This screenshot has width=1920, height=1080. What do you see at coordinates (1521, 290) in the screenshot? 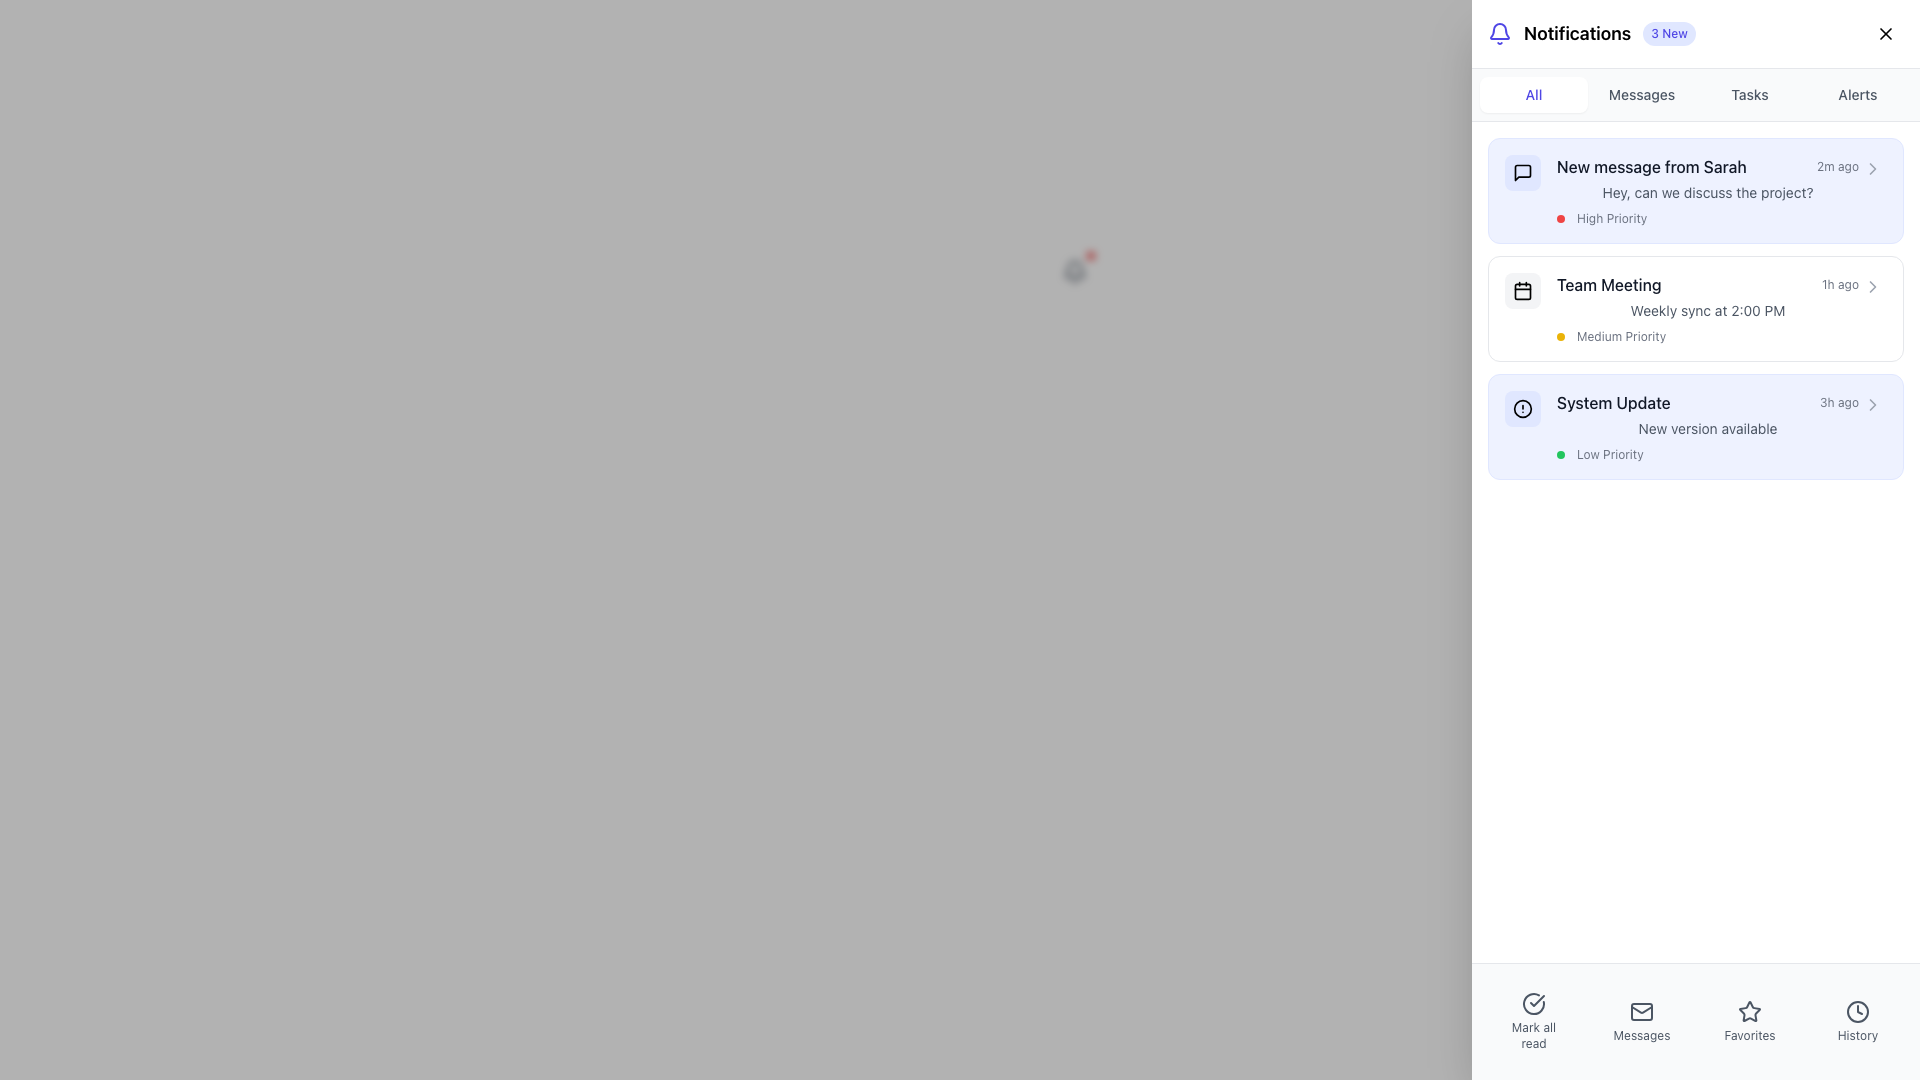
I see `the rounded rectangular shape of the calendar icon that is part of the notifications list next to 'Team Meeting'` at bounding box center [1521, 290].